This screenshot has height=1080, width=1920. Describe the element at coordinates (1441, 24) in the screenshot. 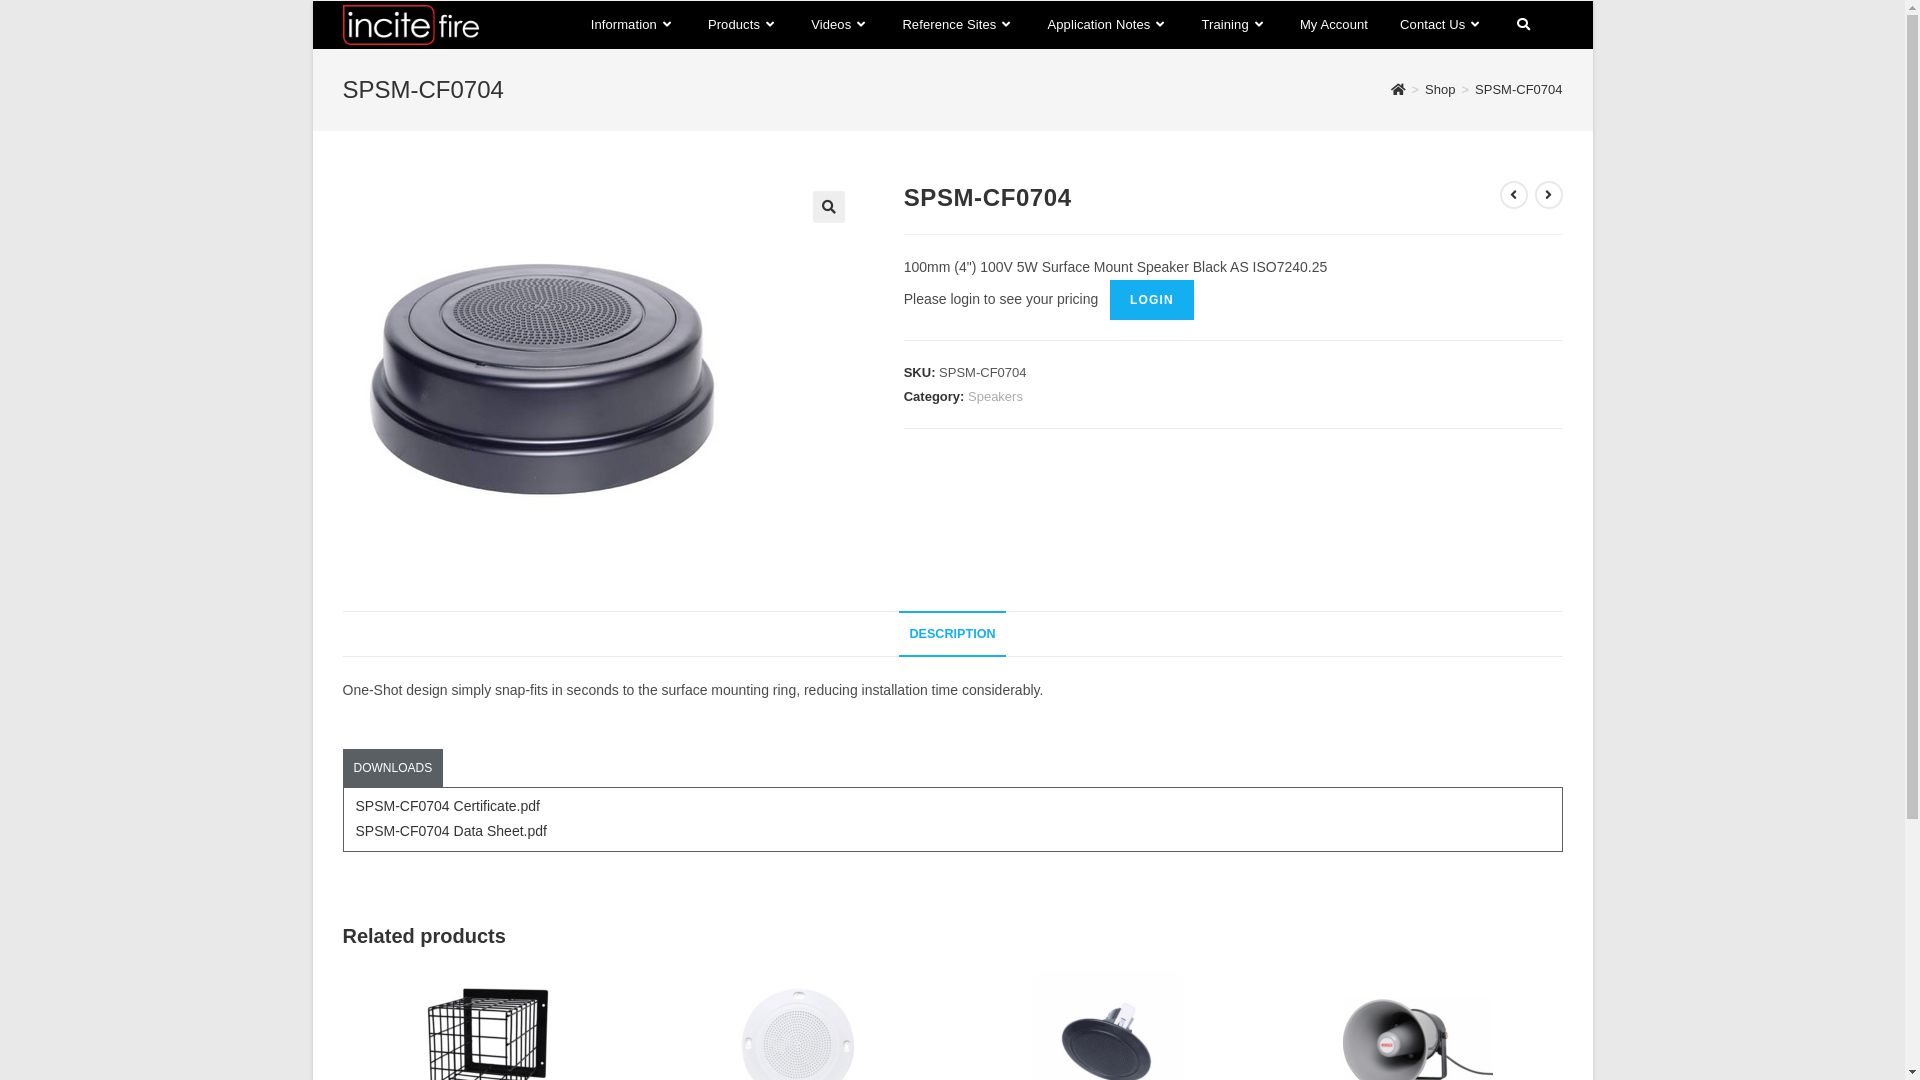

I see `'Contact Us'` at that location.